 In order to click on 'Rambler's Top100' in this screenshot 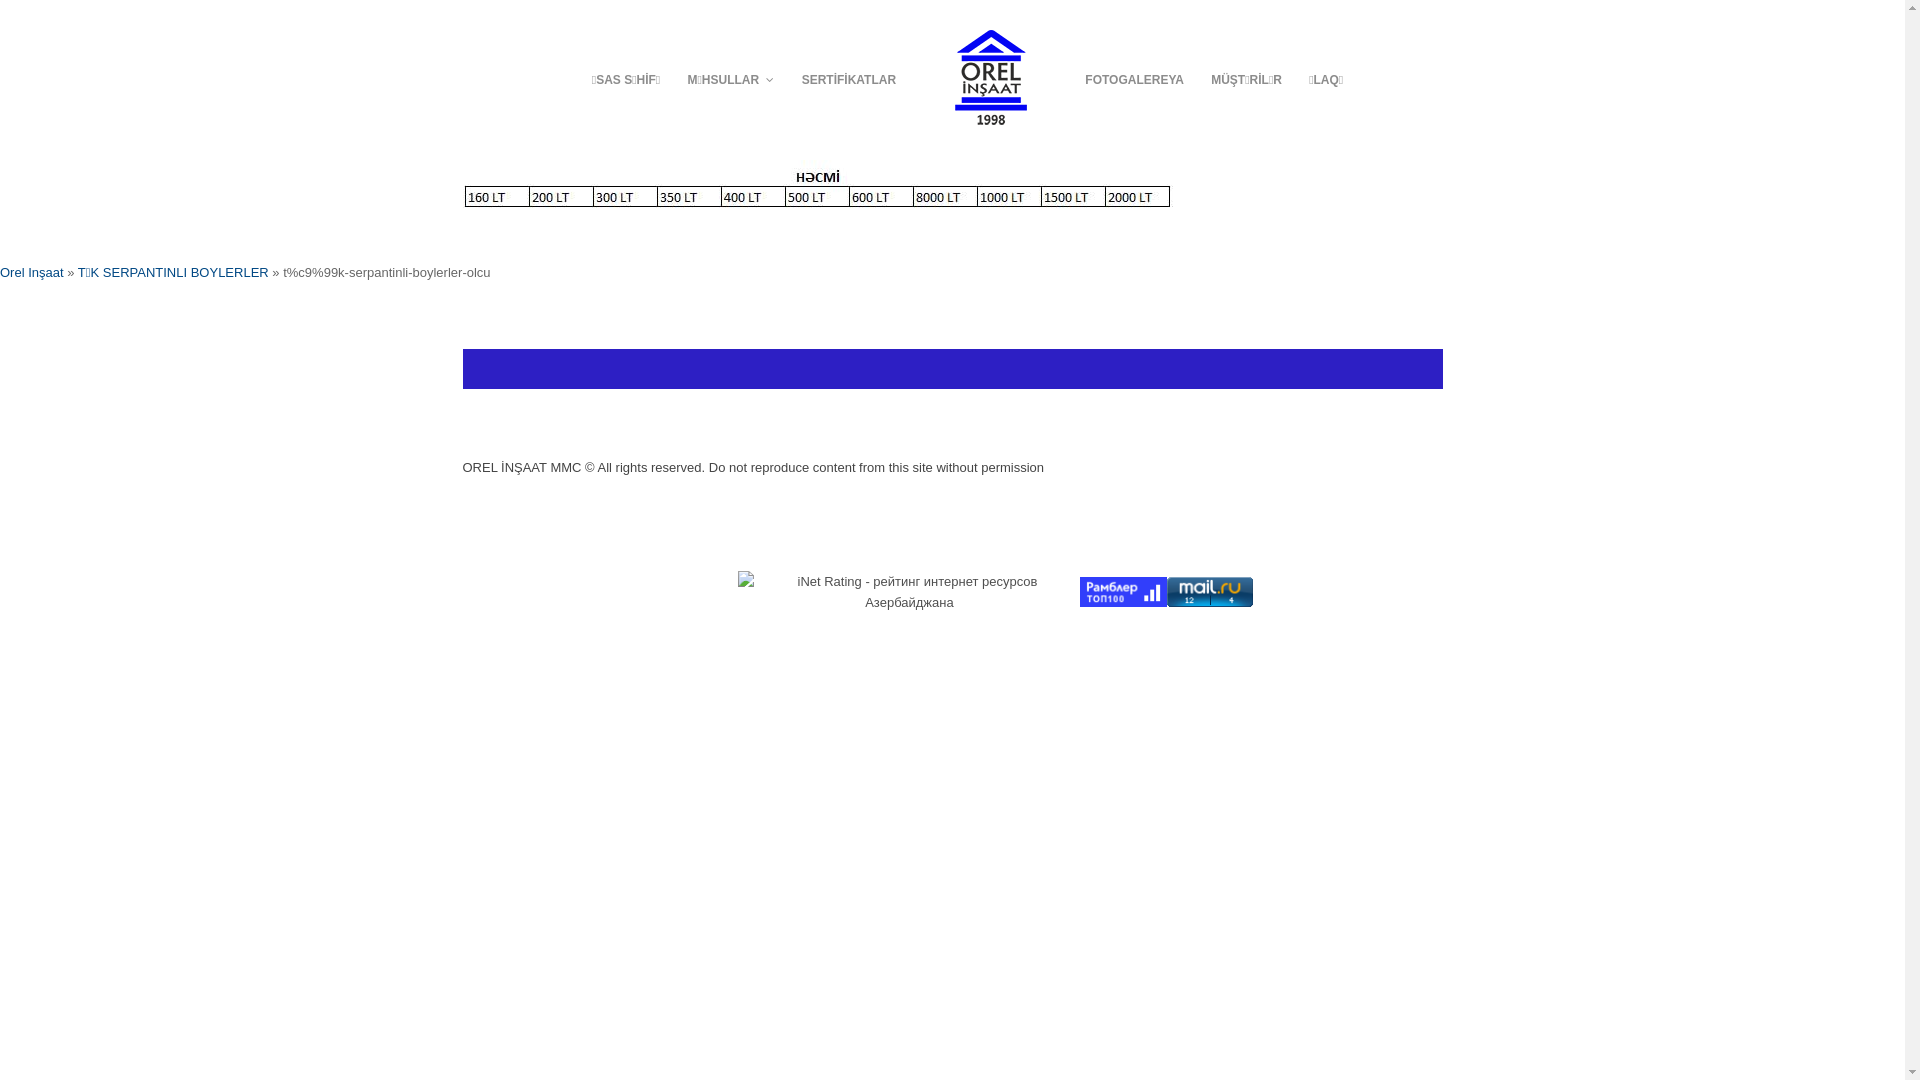, I will do `click(1123, 590)`.